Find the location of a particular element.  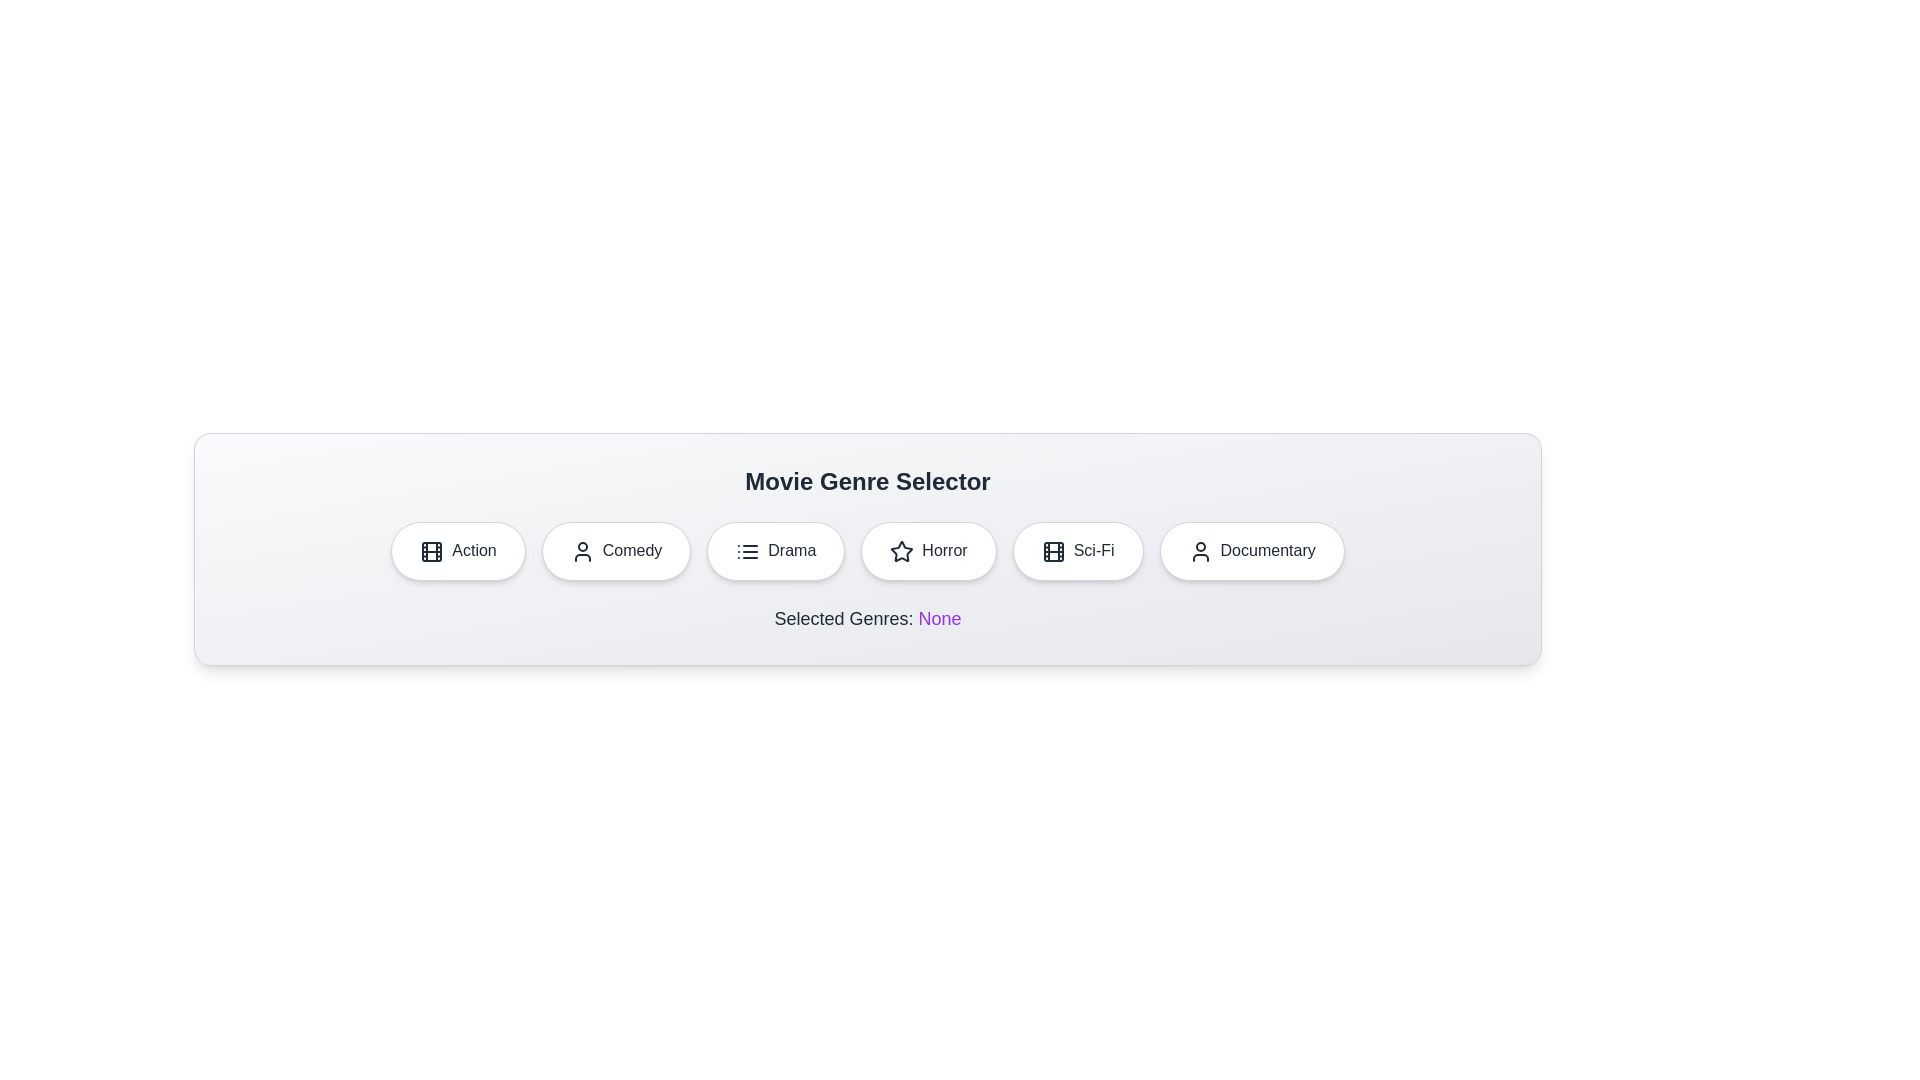

the 'Horror' genre selection button using tab navigation is located at coordinates (928, 551).